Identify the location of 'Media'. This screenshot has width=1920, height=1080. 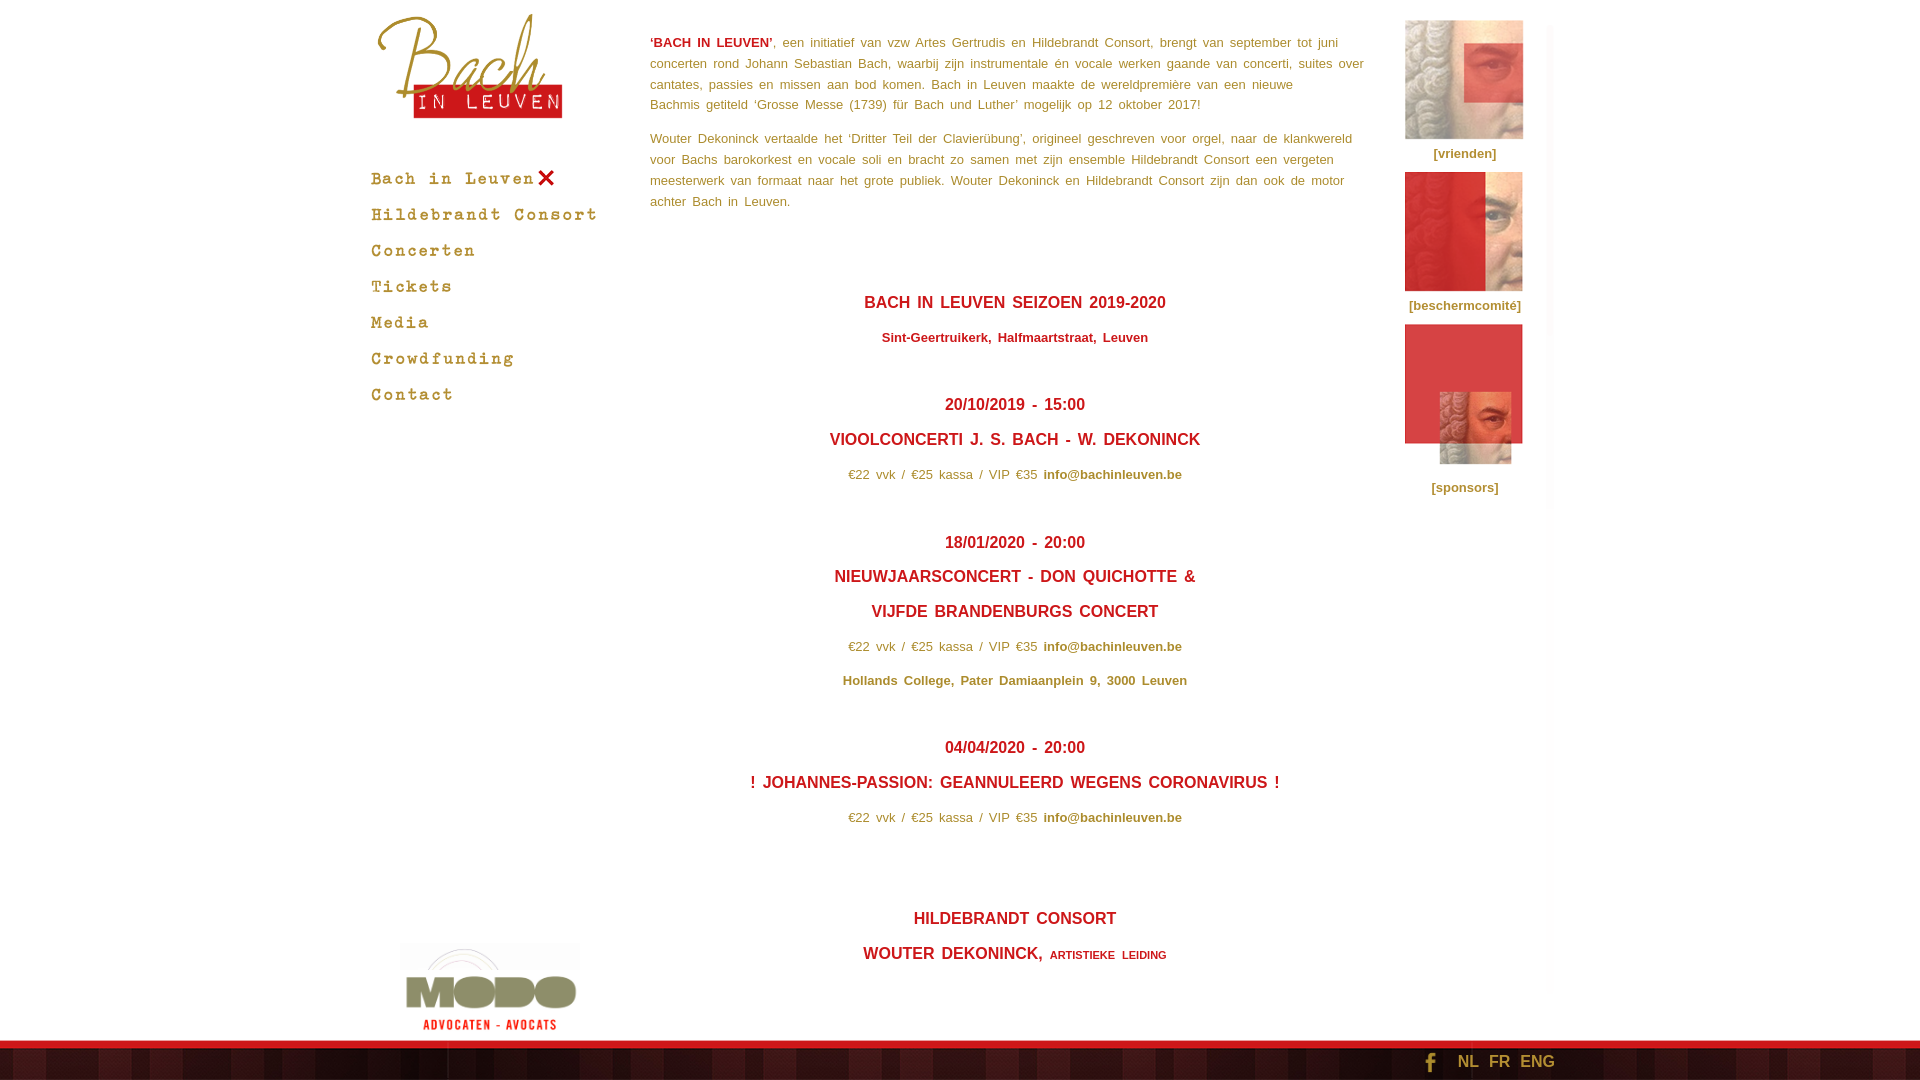
(399, 320).